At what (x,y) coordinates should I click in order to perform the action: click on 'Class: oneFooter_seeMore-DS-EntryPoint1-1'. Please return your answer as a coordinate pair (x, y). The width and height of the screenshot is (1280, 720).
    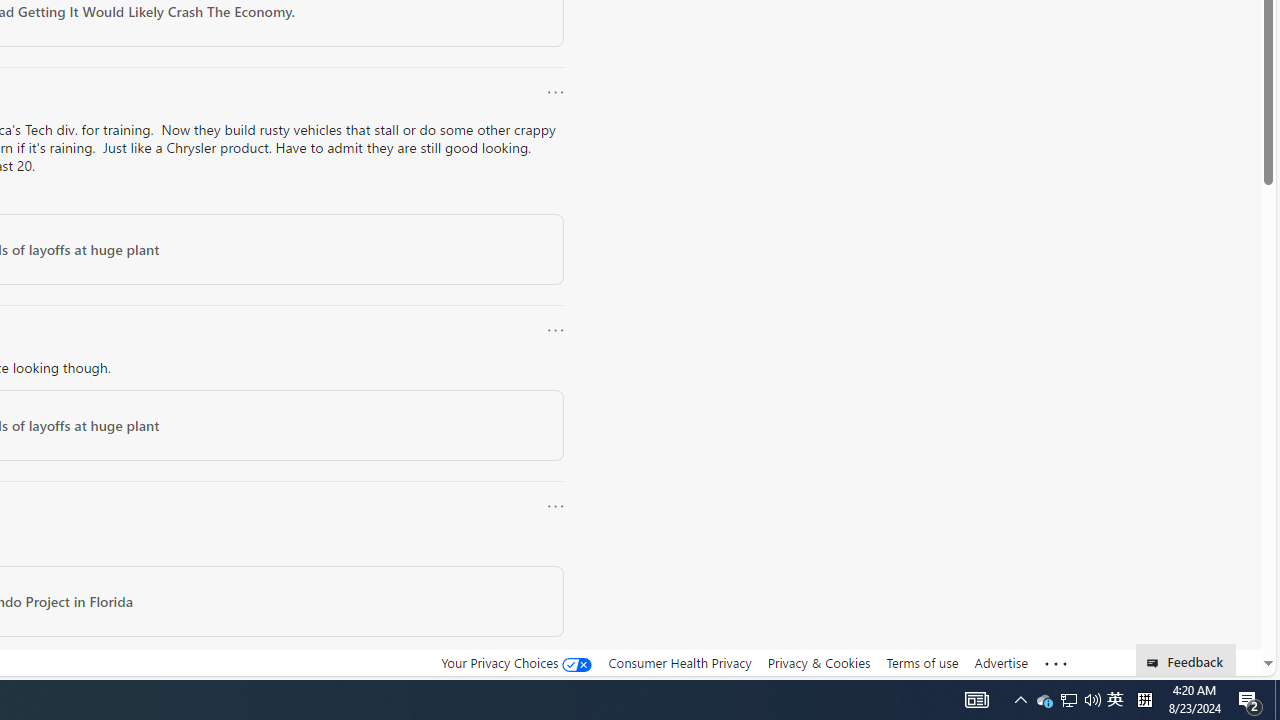
    Looking at the image, I should click on (1055, 663).